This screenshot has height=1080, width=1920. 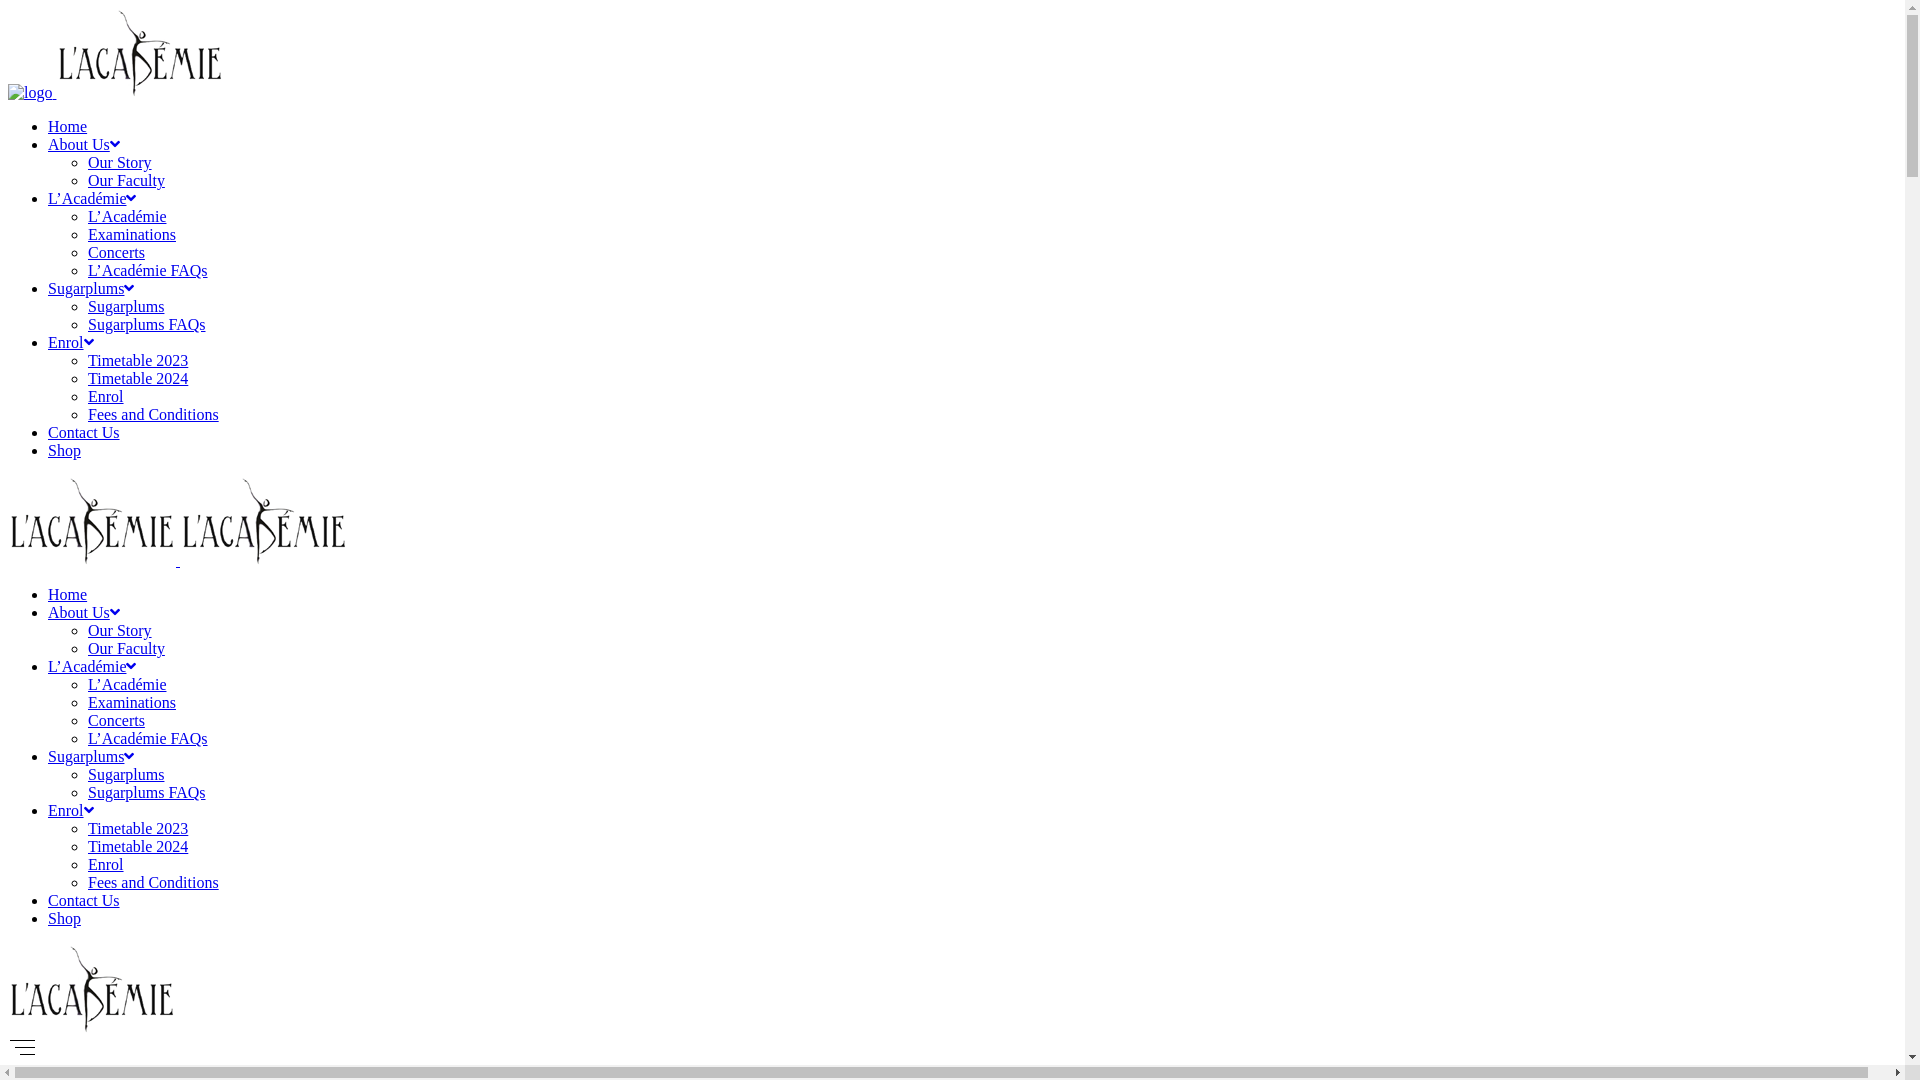 What do you see at coordinates (71, 341) in the screenshot?
I see `'Enrol'` at bounding box center [71, 341].